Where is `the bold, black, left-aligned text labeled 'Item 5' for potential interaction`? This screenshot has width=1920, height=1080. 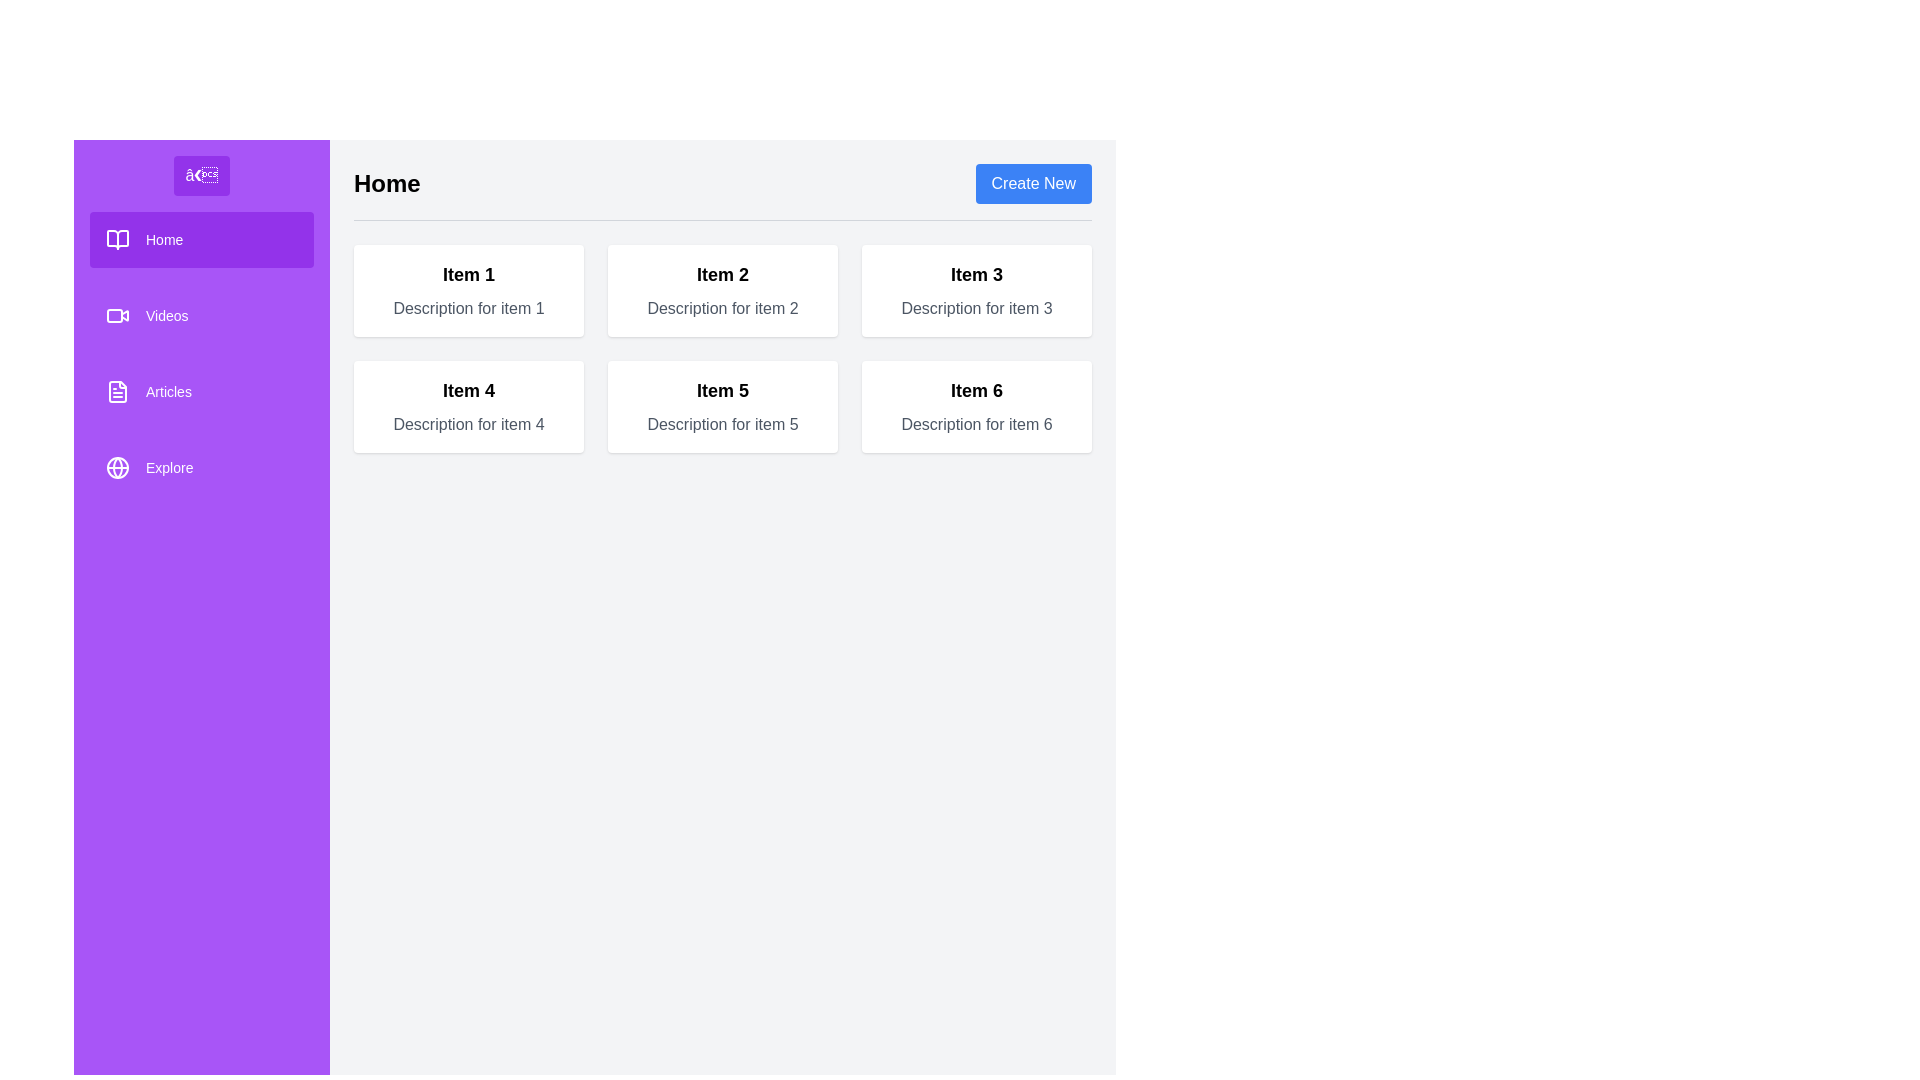
the bold, black, left-aligned text labeled 'Item 5' for potential interaction is located at coordinates (722, 390).